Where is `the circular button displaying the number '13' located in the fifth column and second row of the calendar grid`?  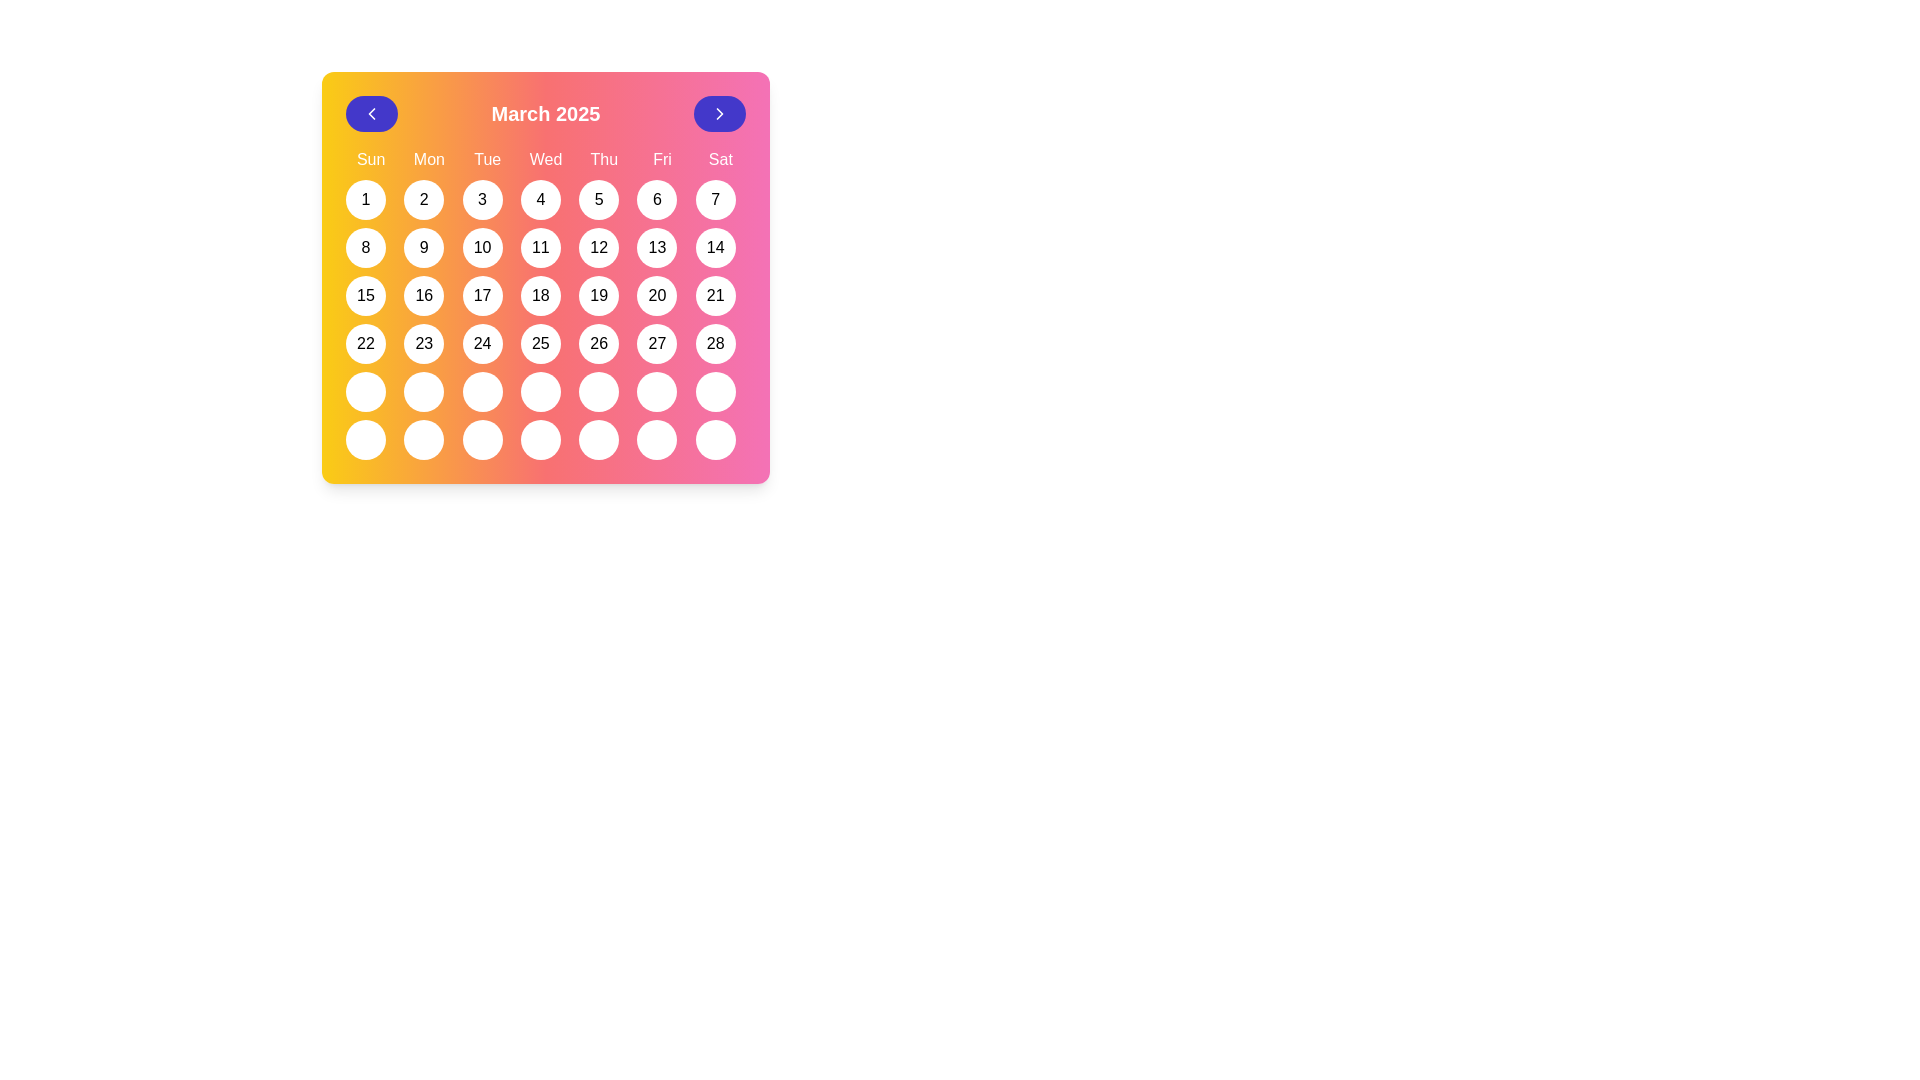
the circular button displaying the number '13' located in the fifth column and second row of the calendar grid is located at coordinates (657, 246).